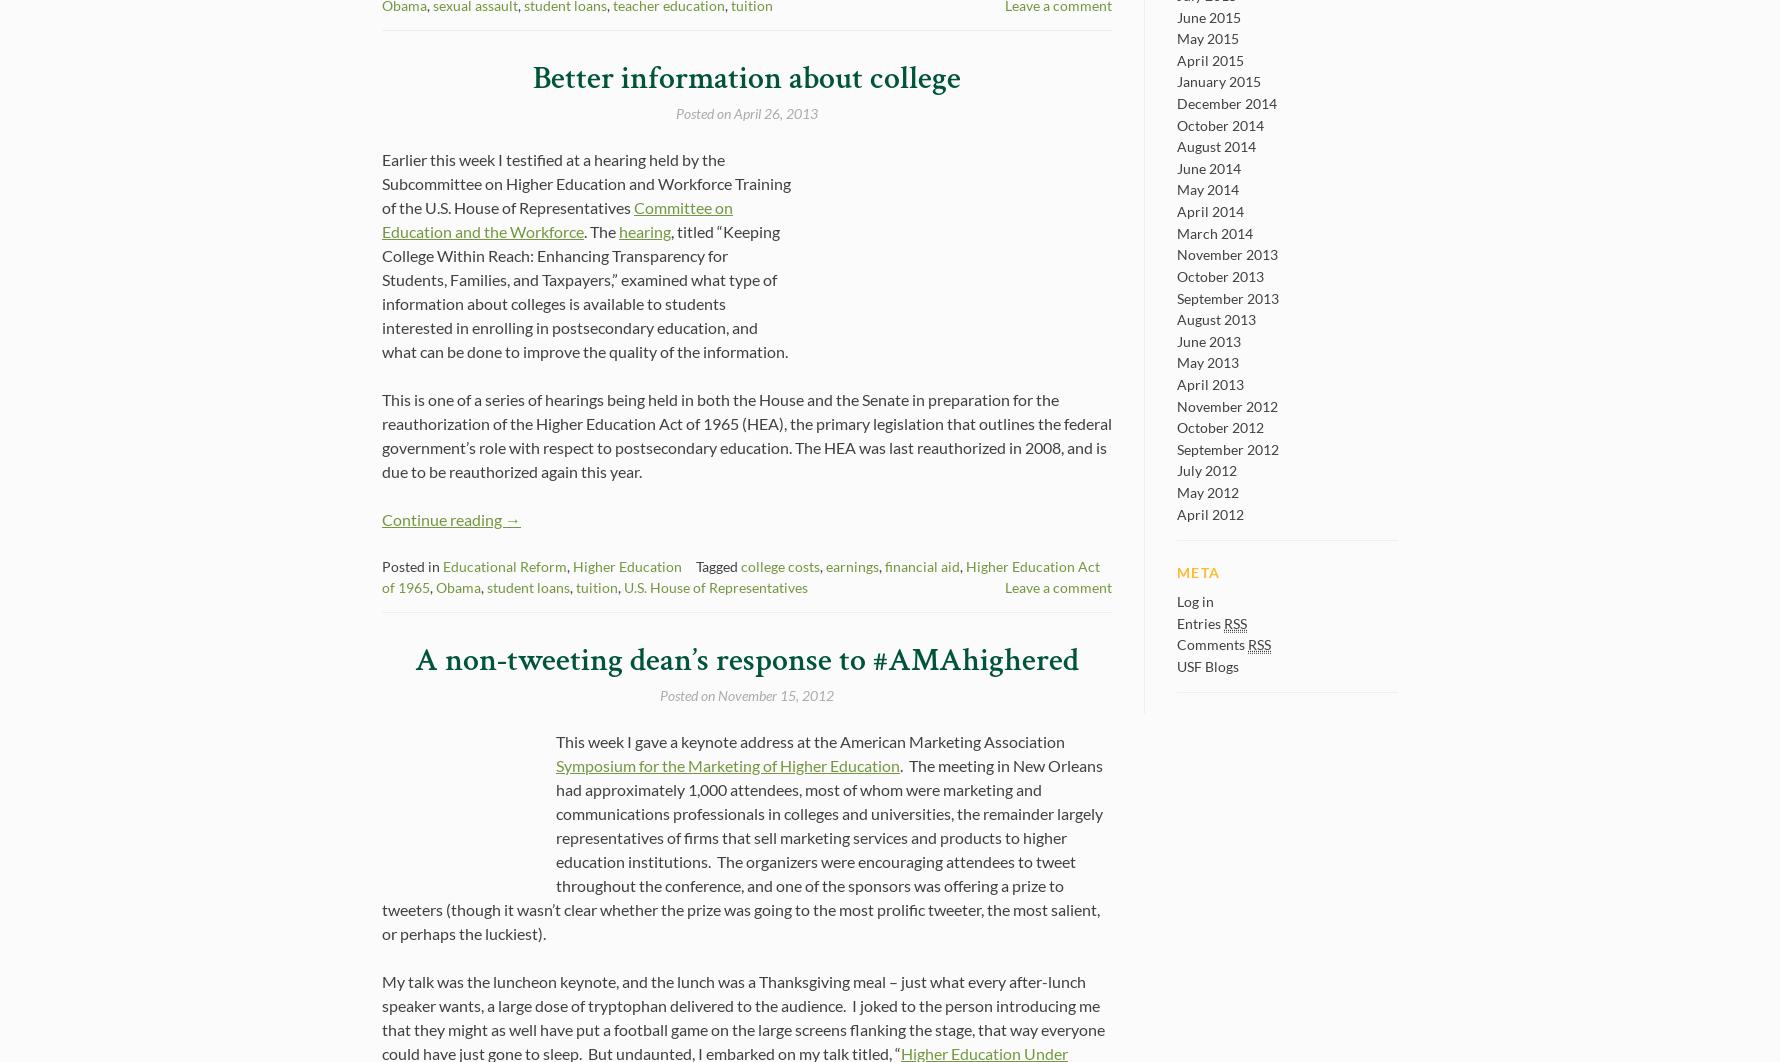 This screenshot has width=1780, height=1062. What do you see at coordinates (747, 78) in the screenshot?
I see `'Better information about college'` at bounding box center [747, 78].